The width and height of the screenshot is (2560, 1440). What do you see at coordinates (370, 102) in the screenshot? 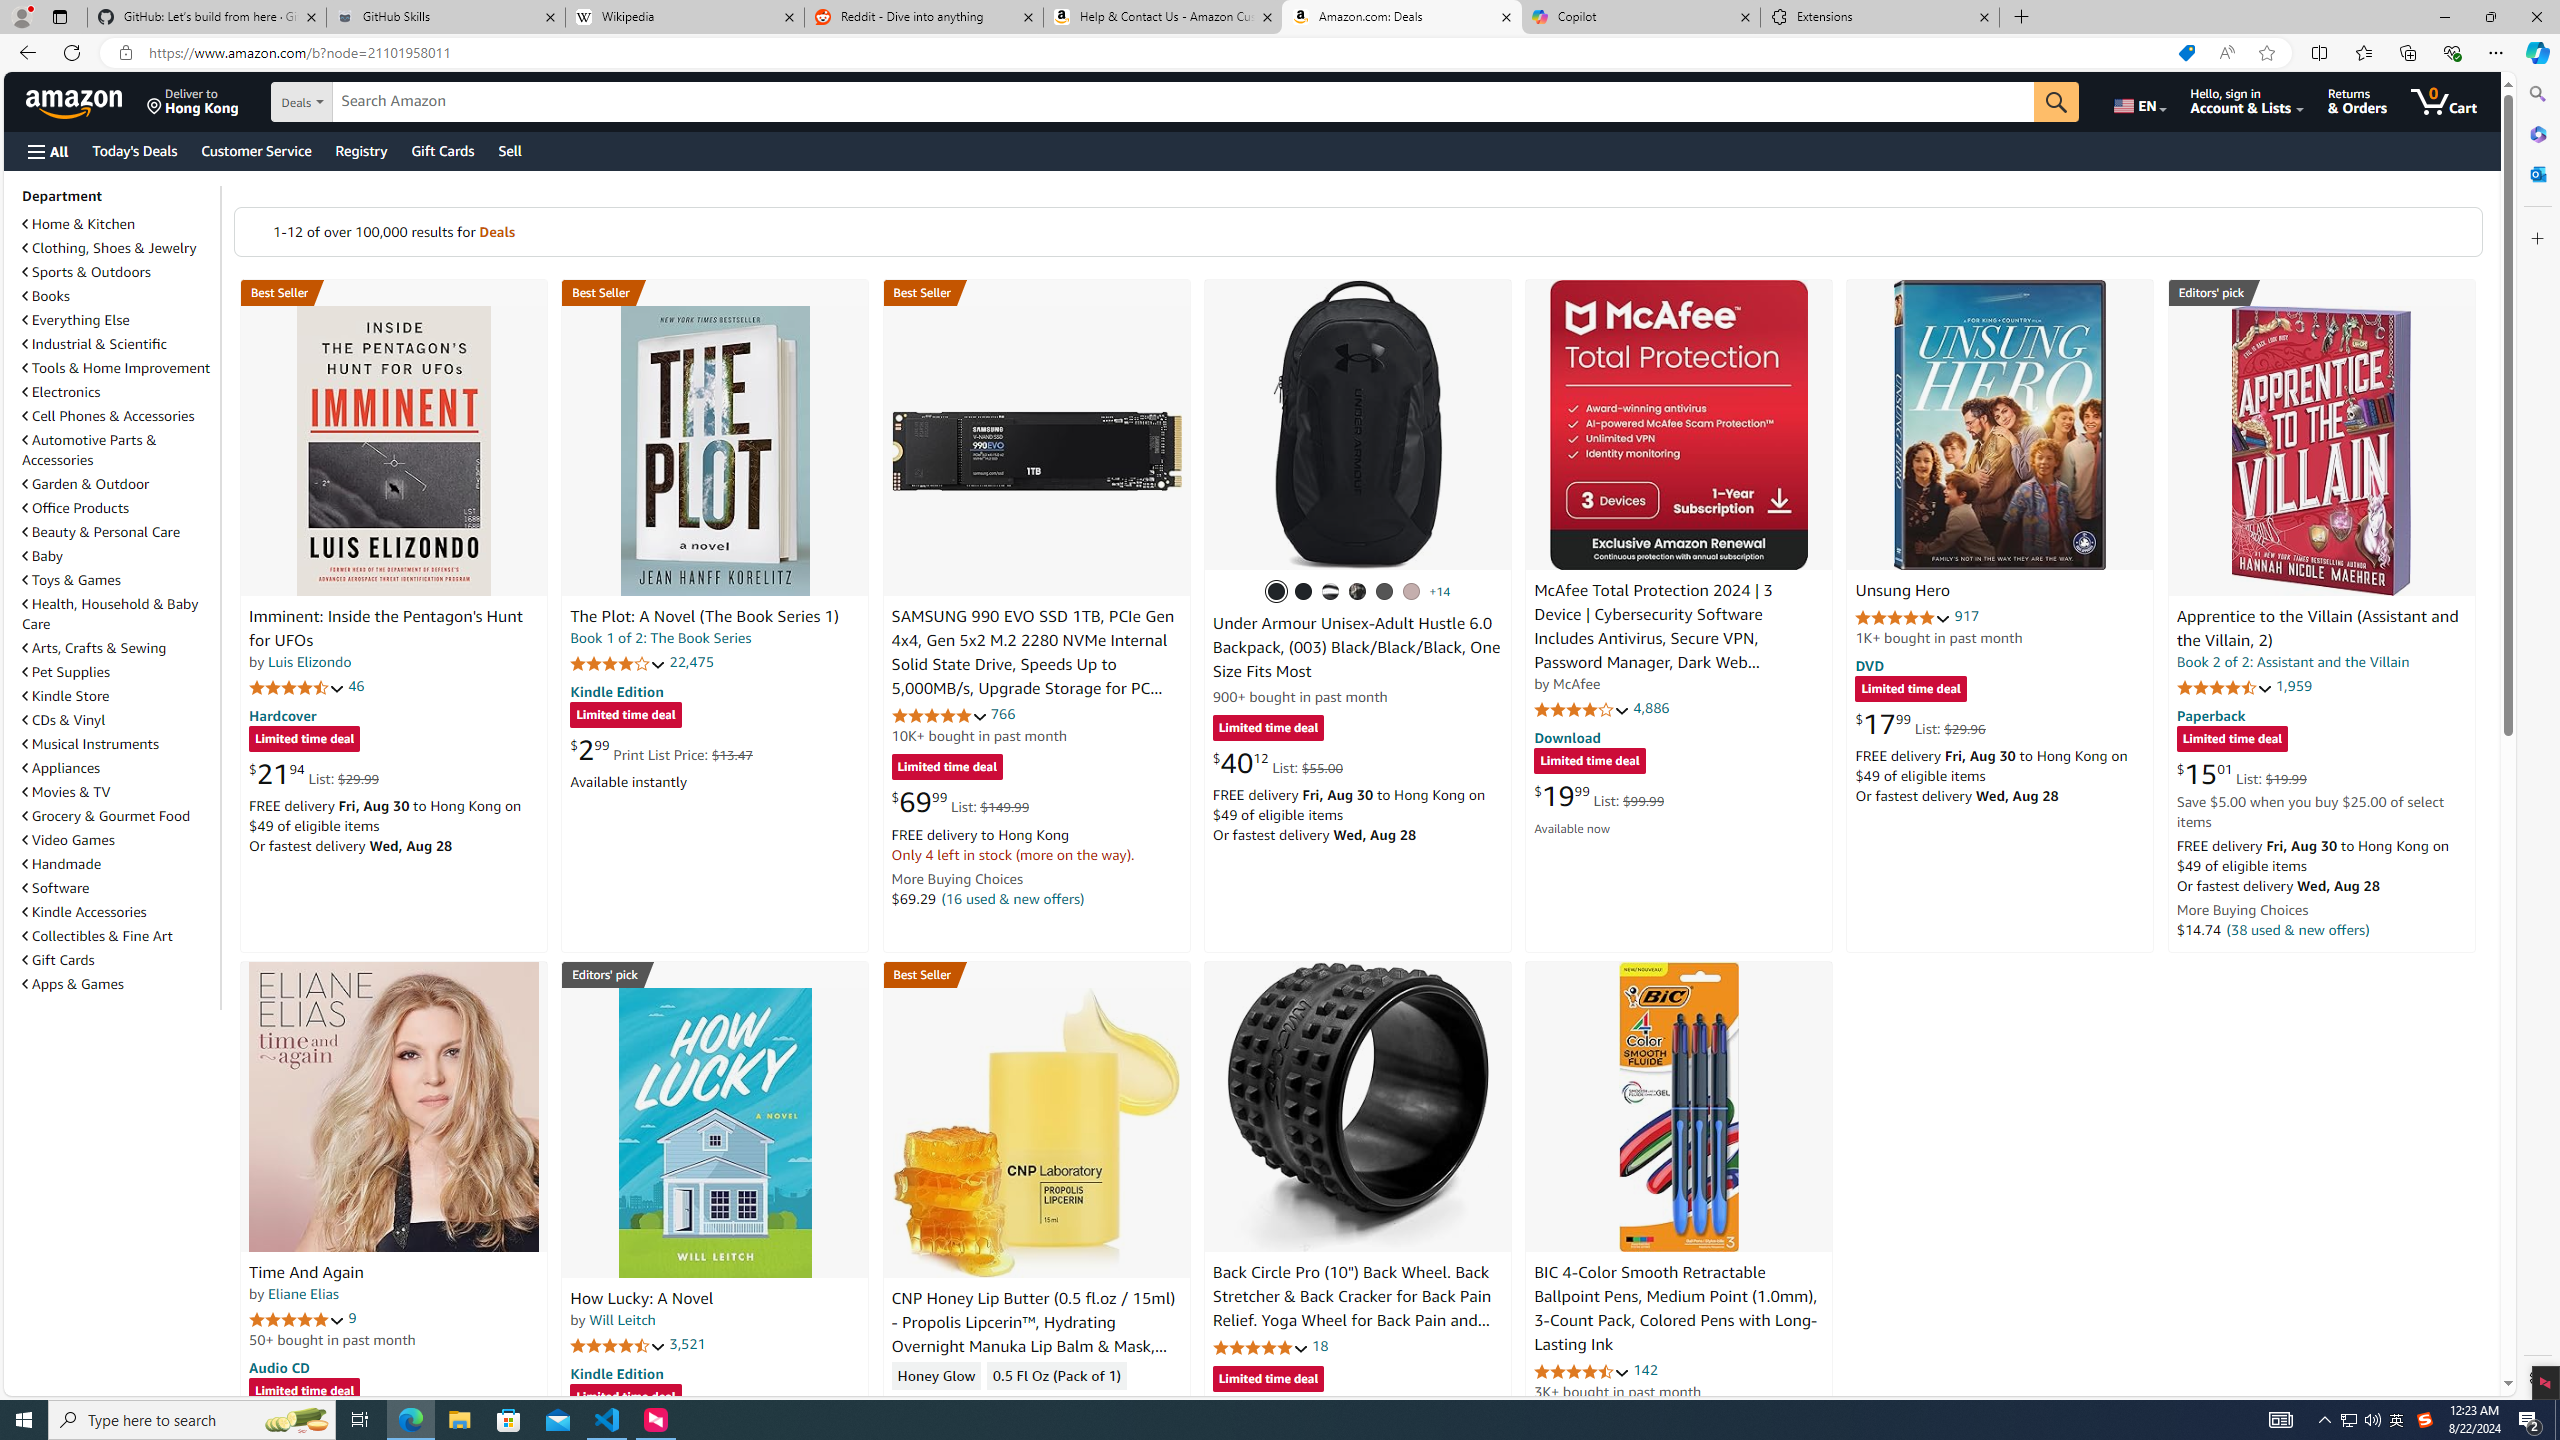
I see `'Search in'` at bounding box center [370, 102].